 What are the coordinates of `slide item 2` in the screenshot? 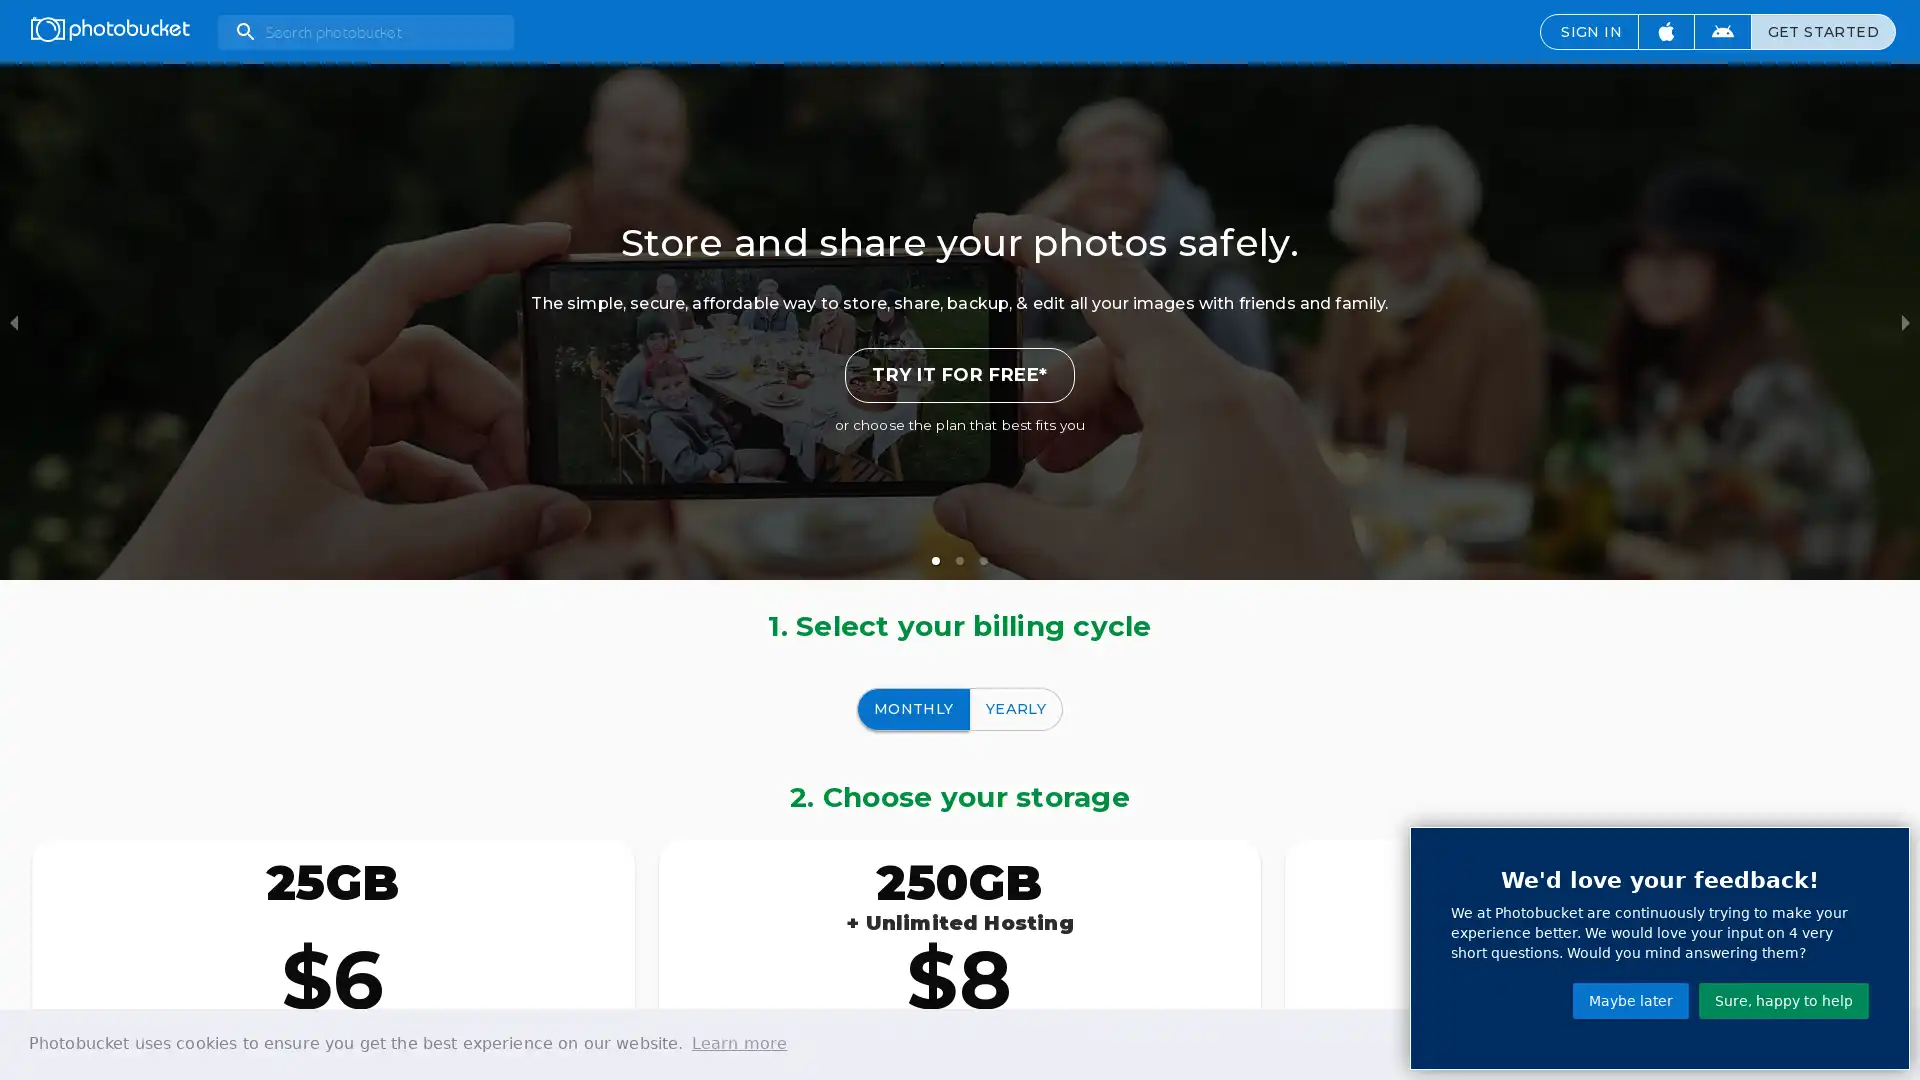 It's located at (960, 559).